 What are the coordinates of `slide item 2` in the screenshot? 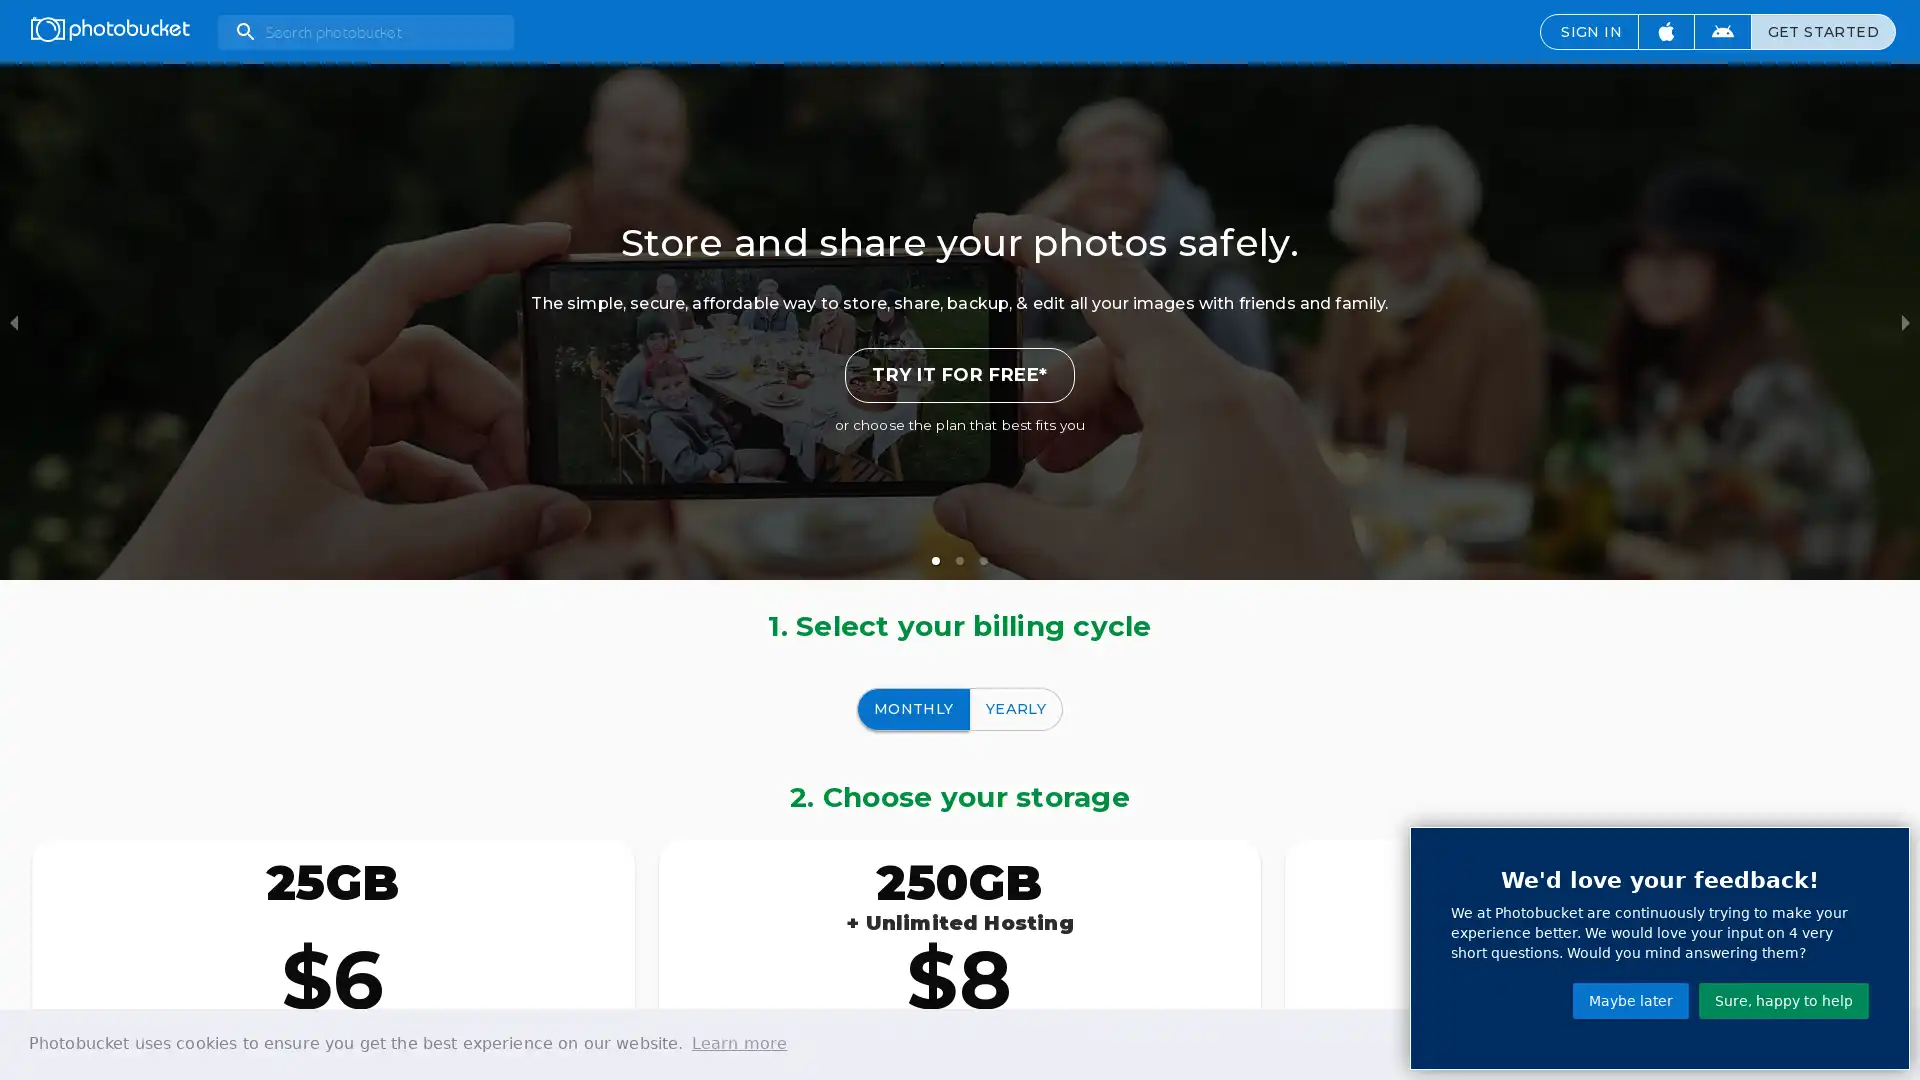 It's located at (960, 559).